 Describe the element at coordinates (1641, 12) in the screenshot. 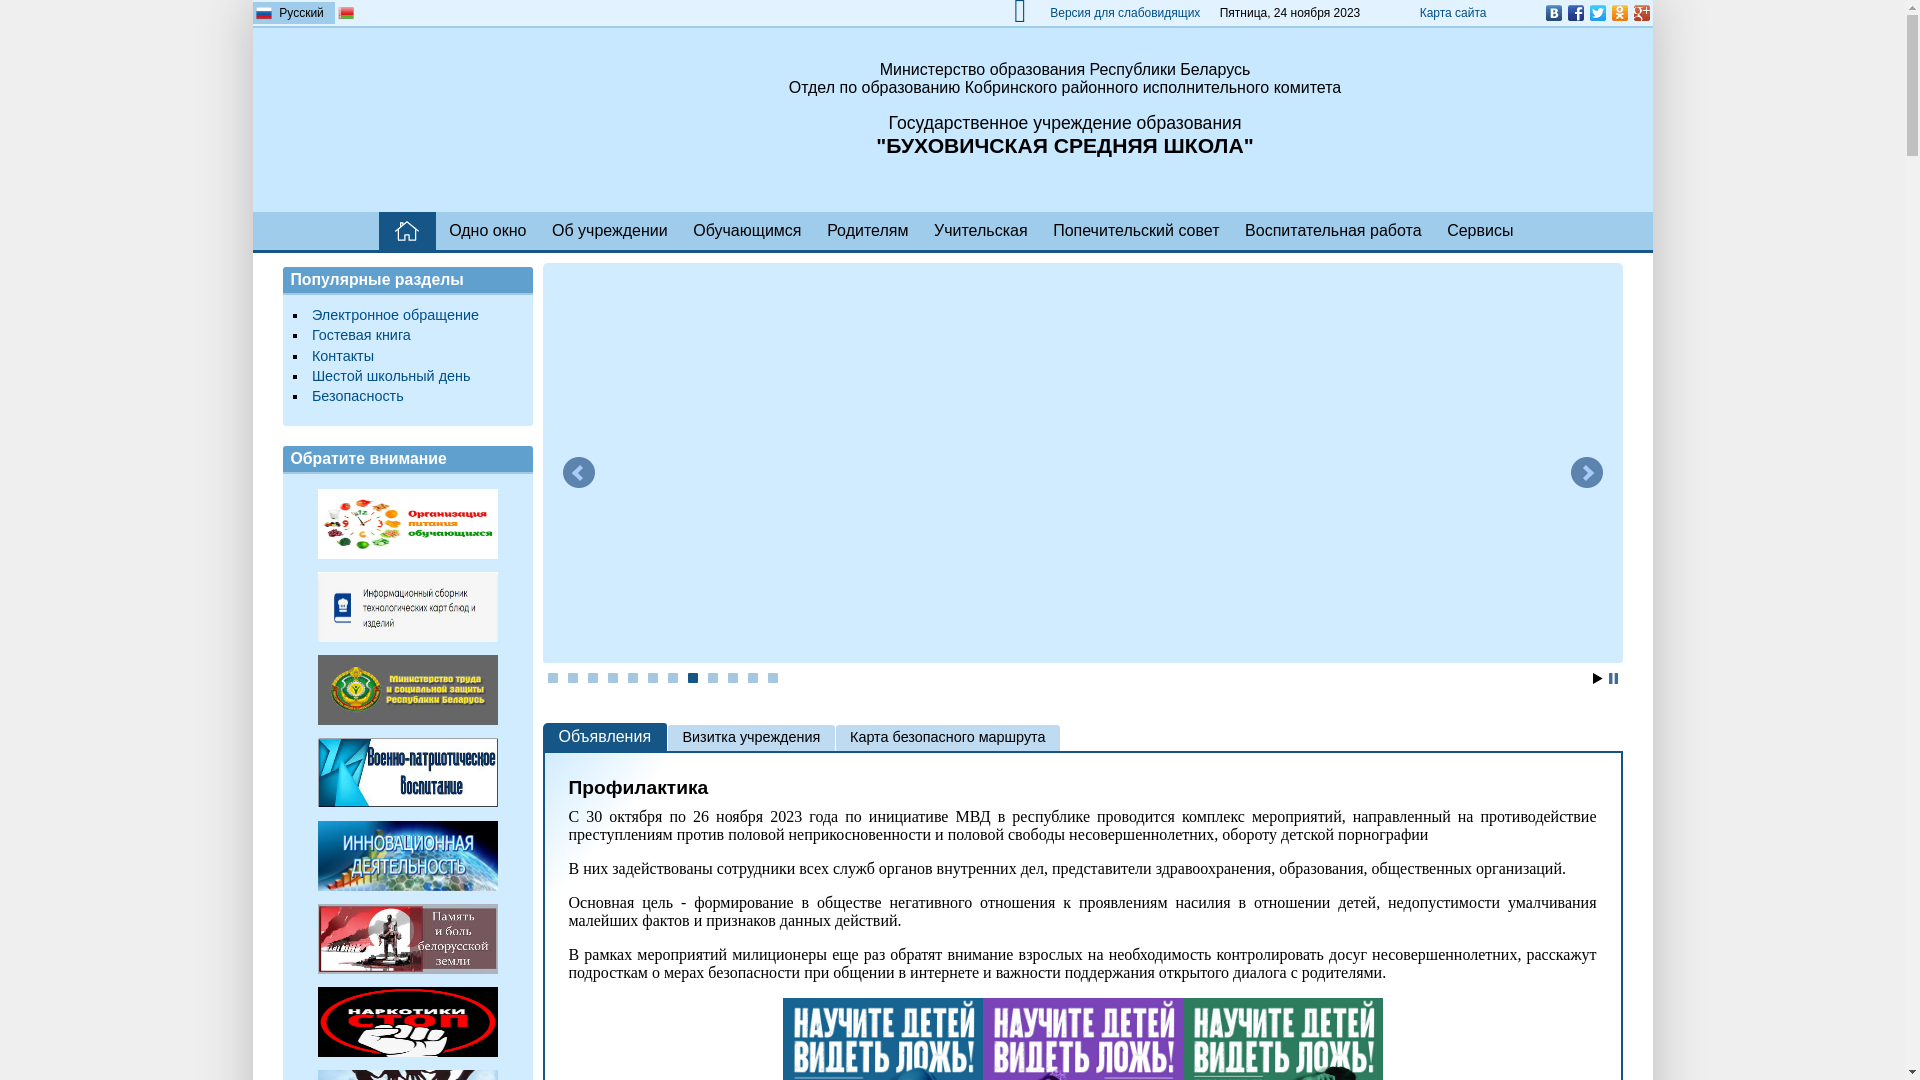

I see `'Google Plus'` at that location.